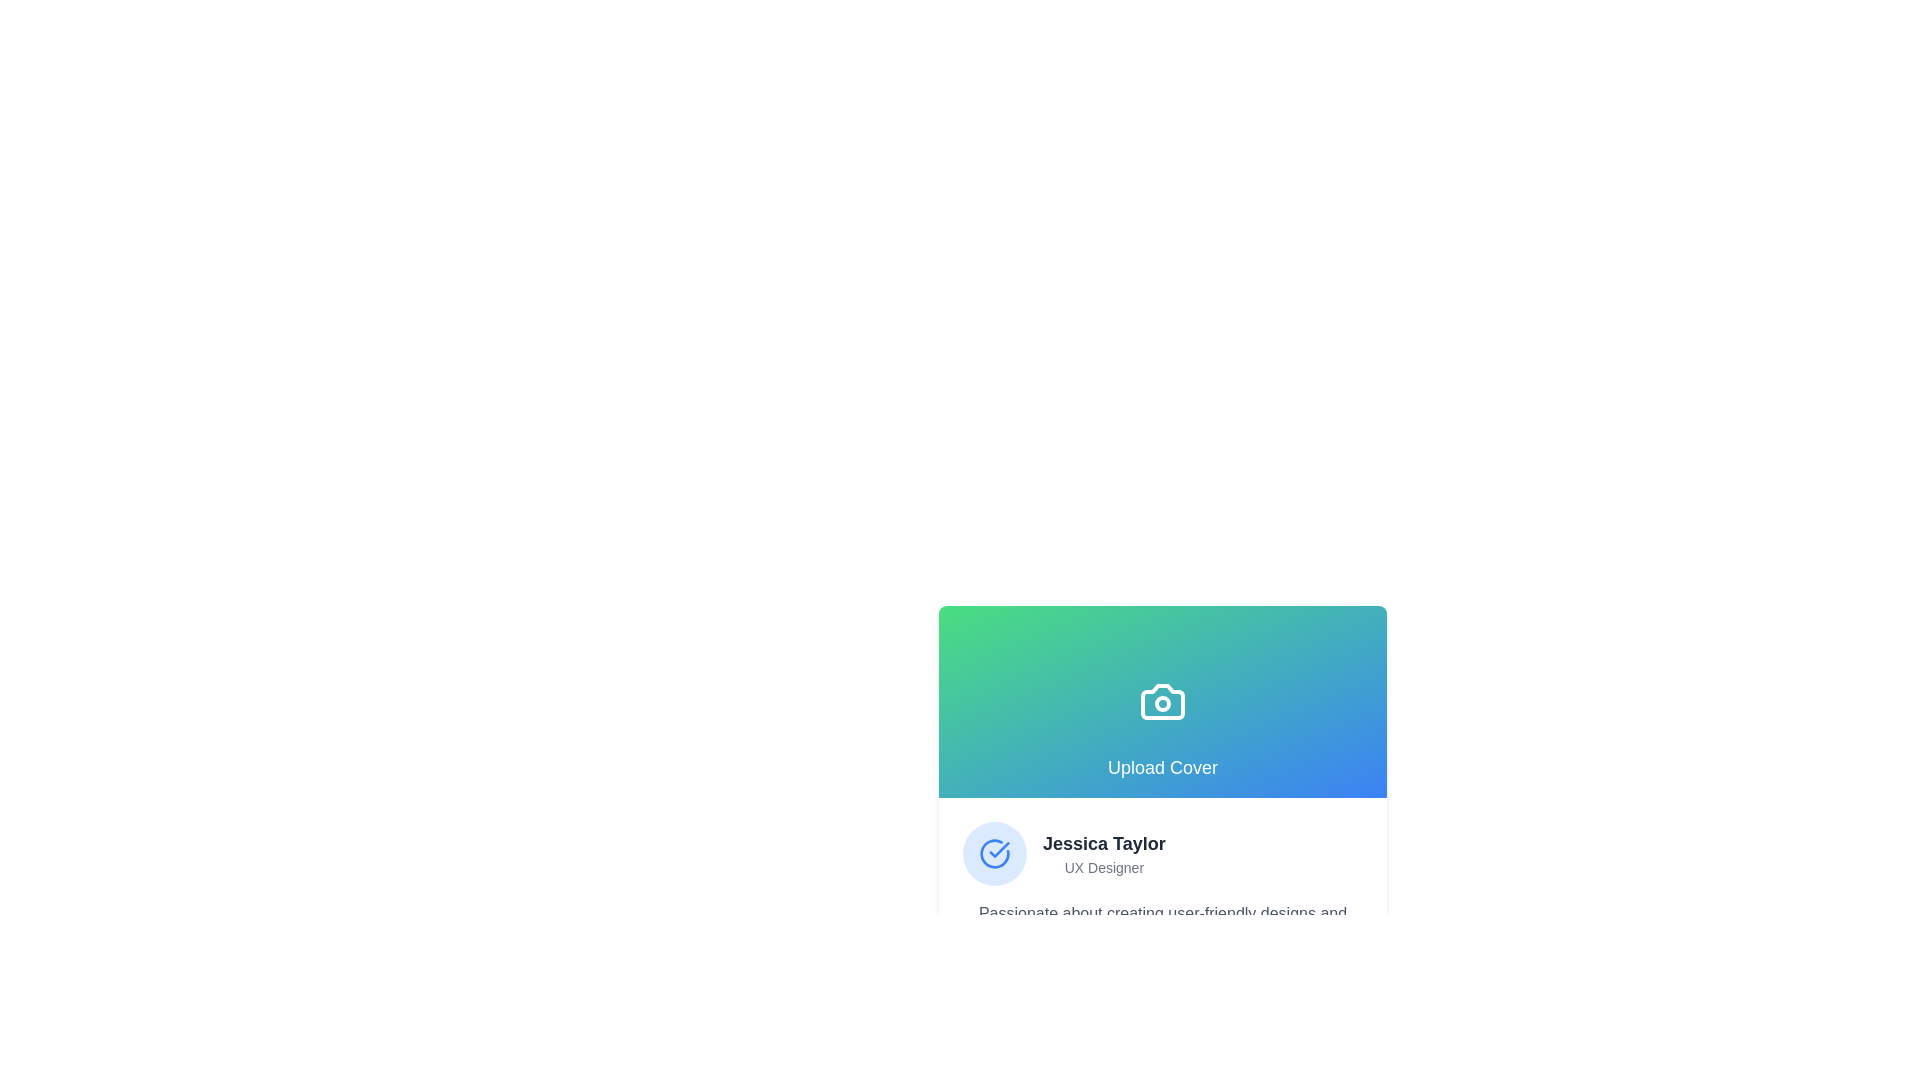  What do you see at coordinates (1162, 703) in the screenshot?
I see `circle element within the SVG camera icon in the 'Upload Cover' section, located at the top center of the visible card` at bounding box center [1162, 703].